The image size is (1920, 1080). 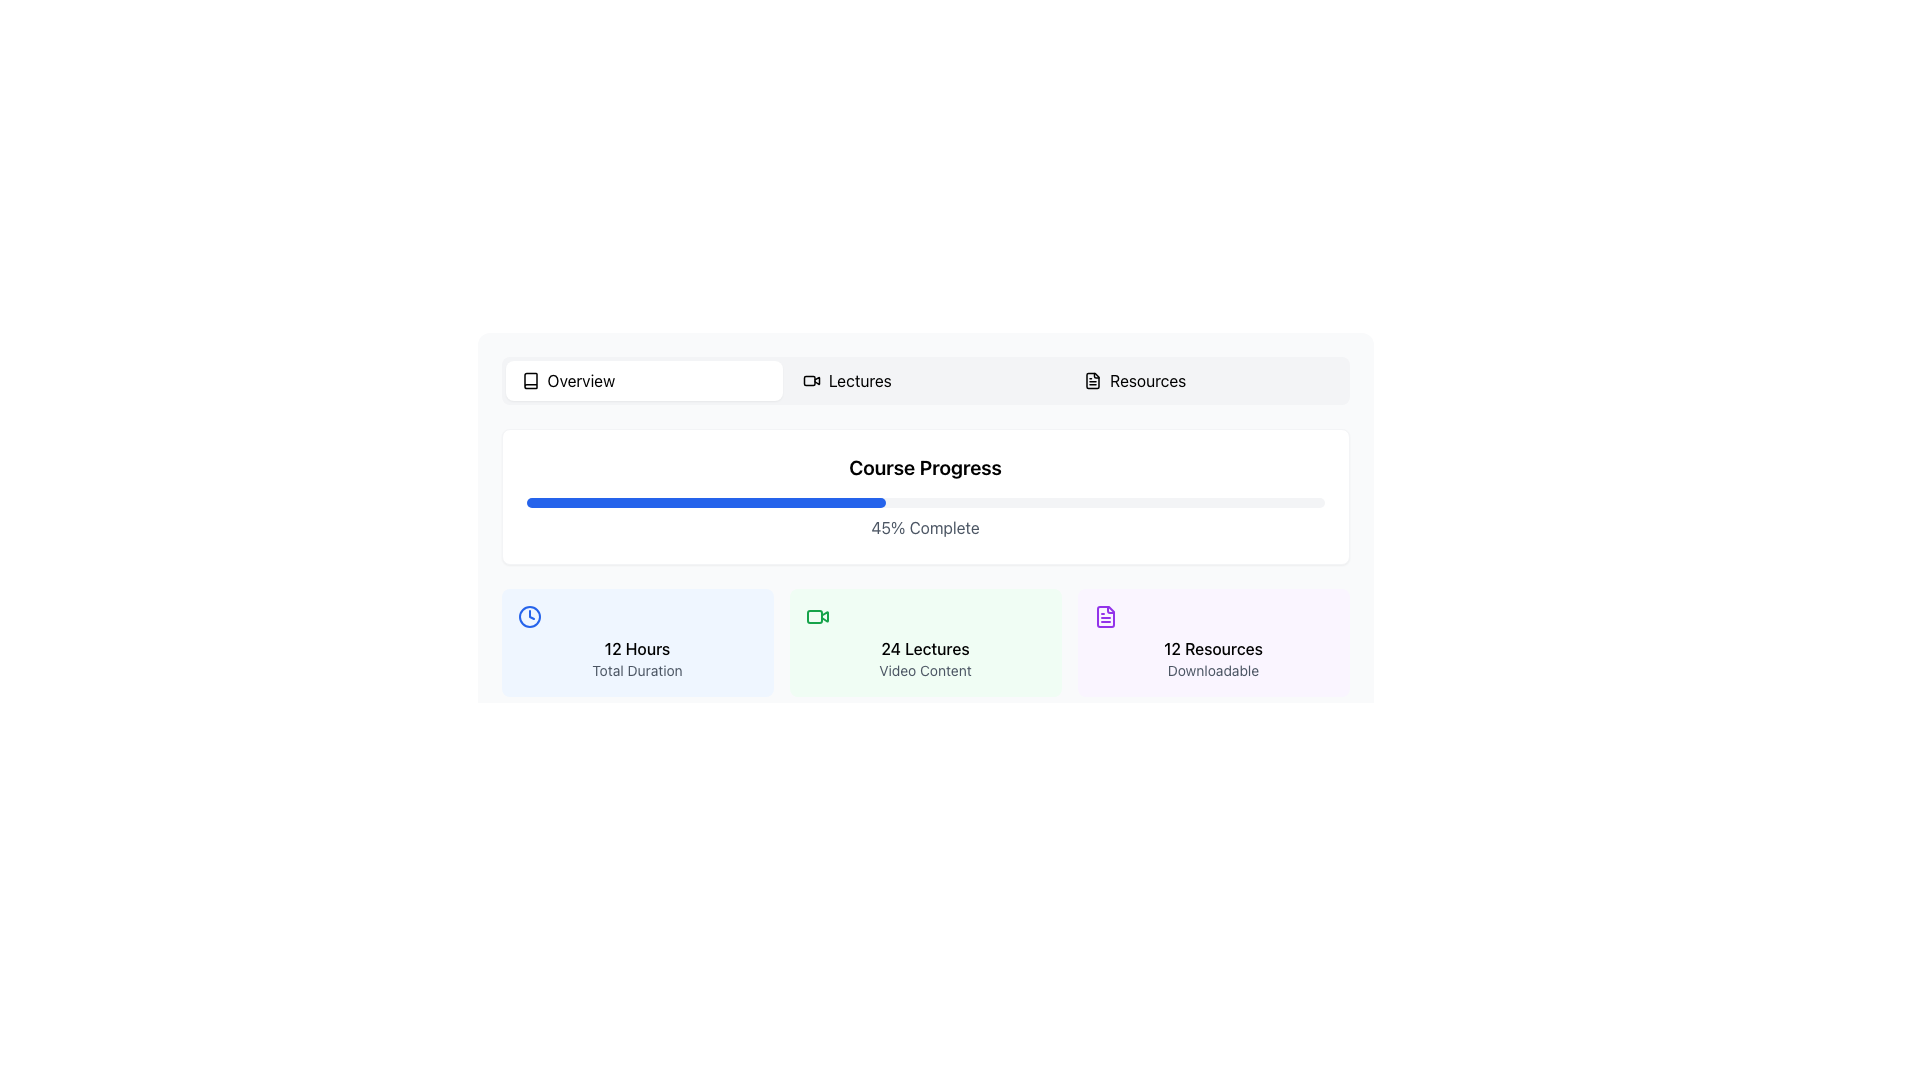 I want to click on the primary text label indicating the availability or count of resources, located in the bottom-right section of the interface, so click(x=1212, y=648).